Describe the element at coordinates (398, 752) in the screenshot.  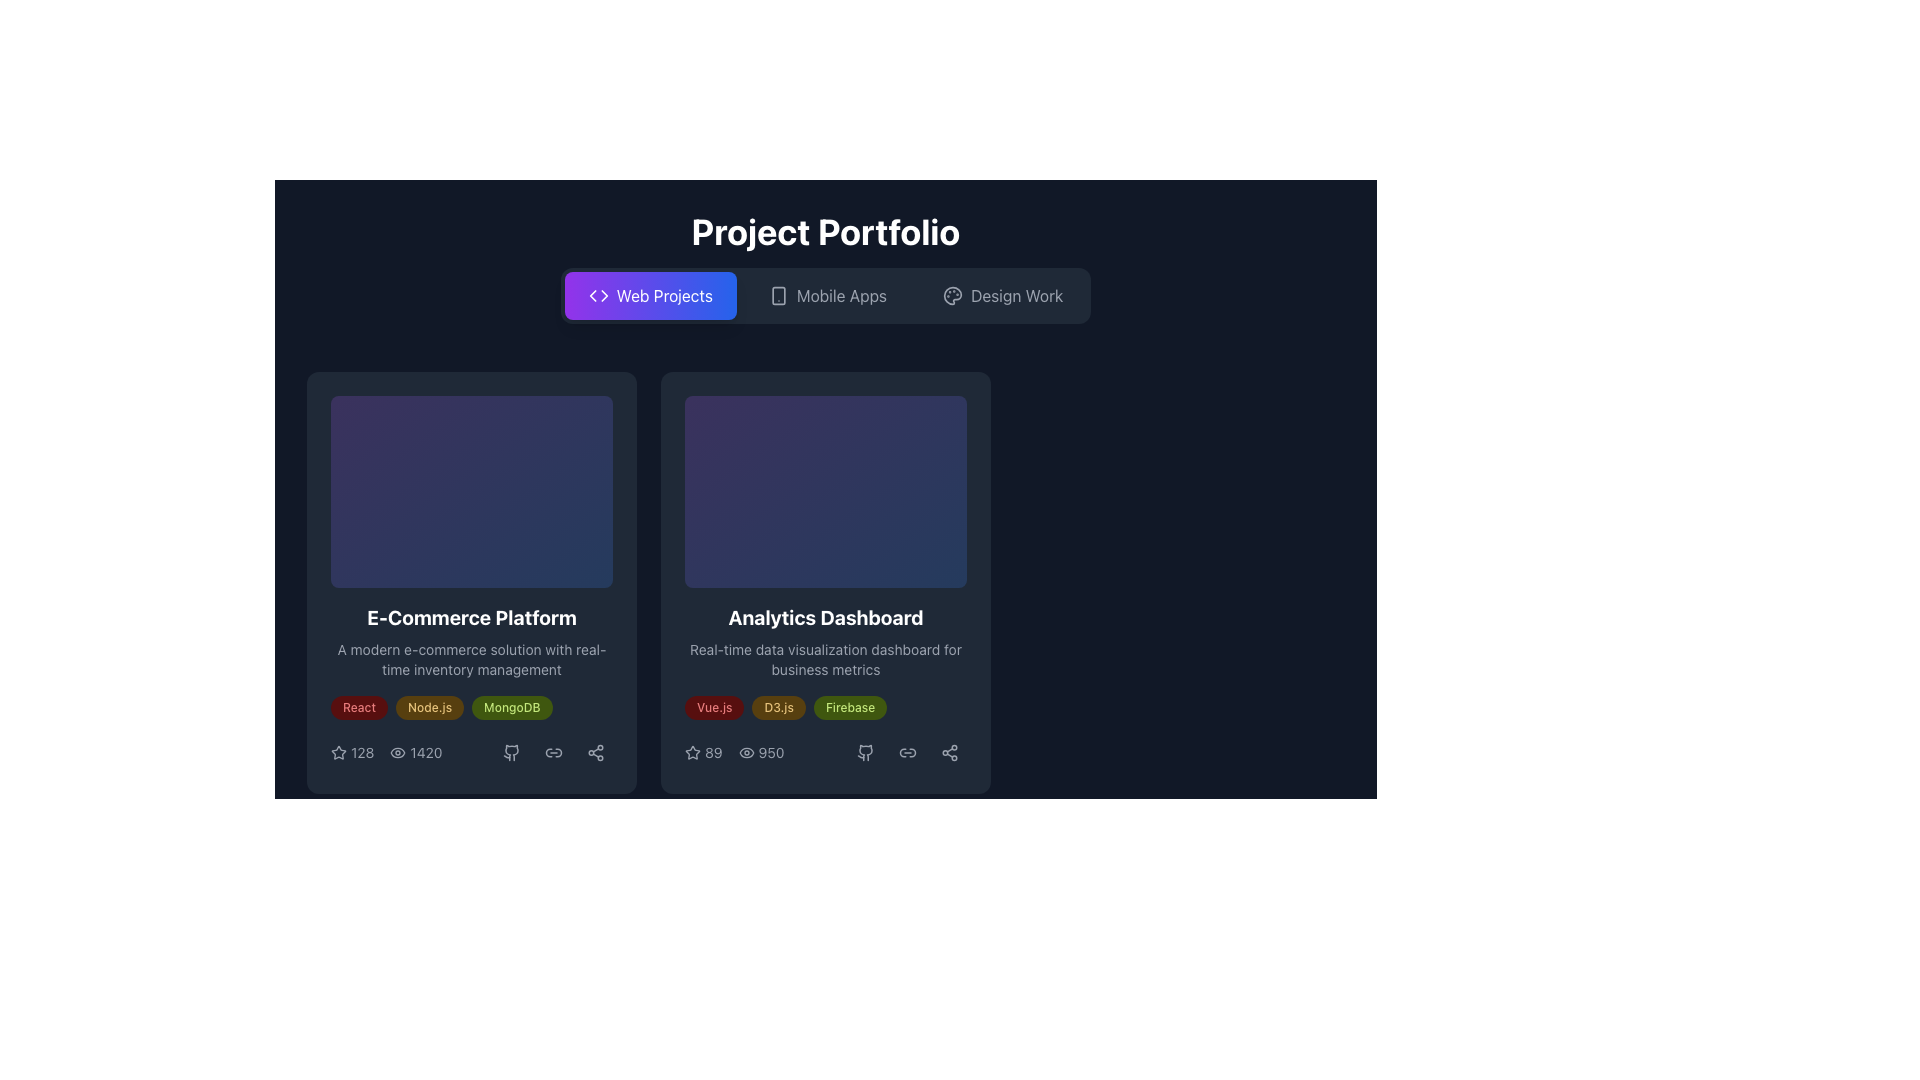
I see `the eye-shaped icon located to the left of the numeric value '1420' in the lower section of the first card labeled 'E-Commerce Platform' if it is interactive` at that location.